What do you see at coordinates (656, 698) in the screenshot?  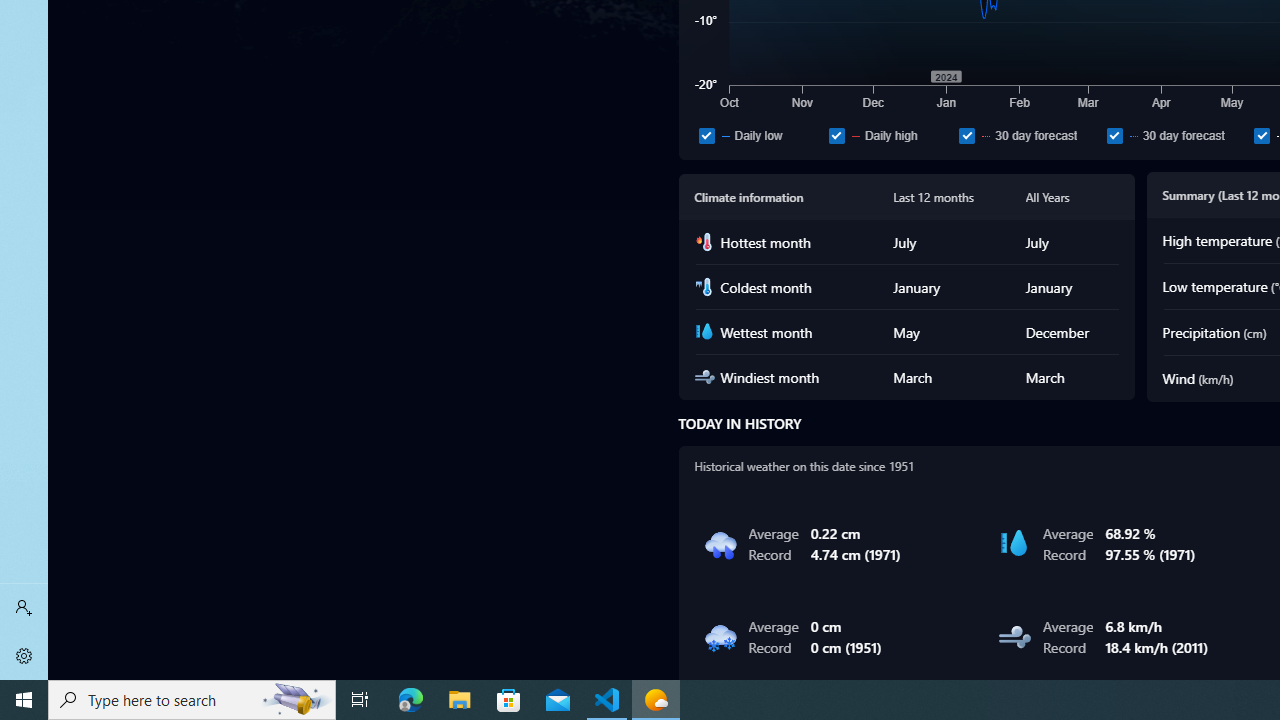 I see `'Weather - 1 running window'` at bounding box center [656, 698].